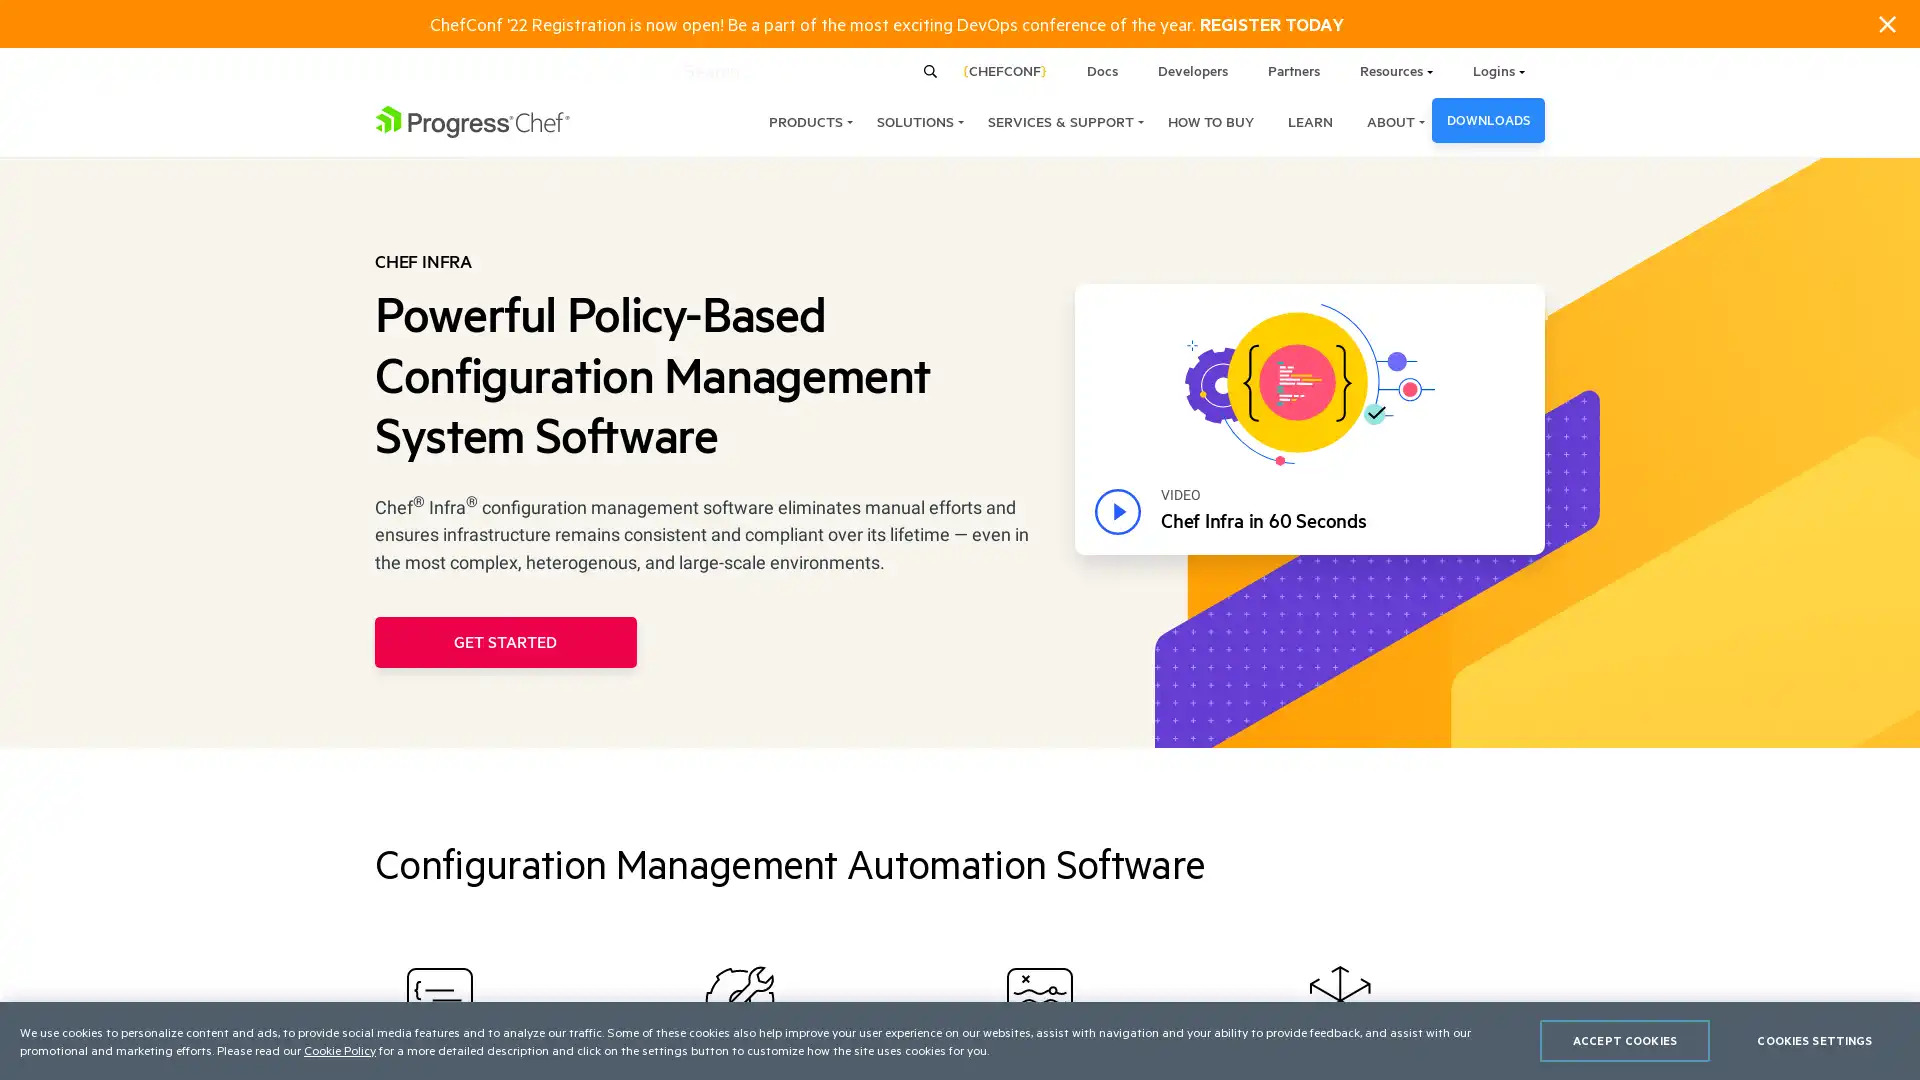 This screenshot has height=1080, width=1920. What do you see at coordinates (1016, 122) in the screenshot?
I see `SERVICES & SUPPORT` at bounding box center [1016, 122].